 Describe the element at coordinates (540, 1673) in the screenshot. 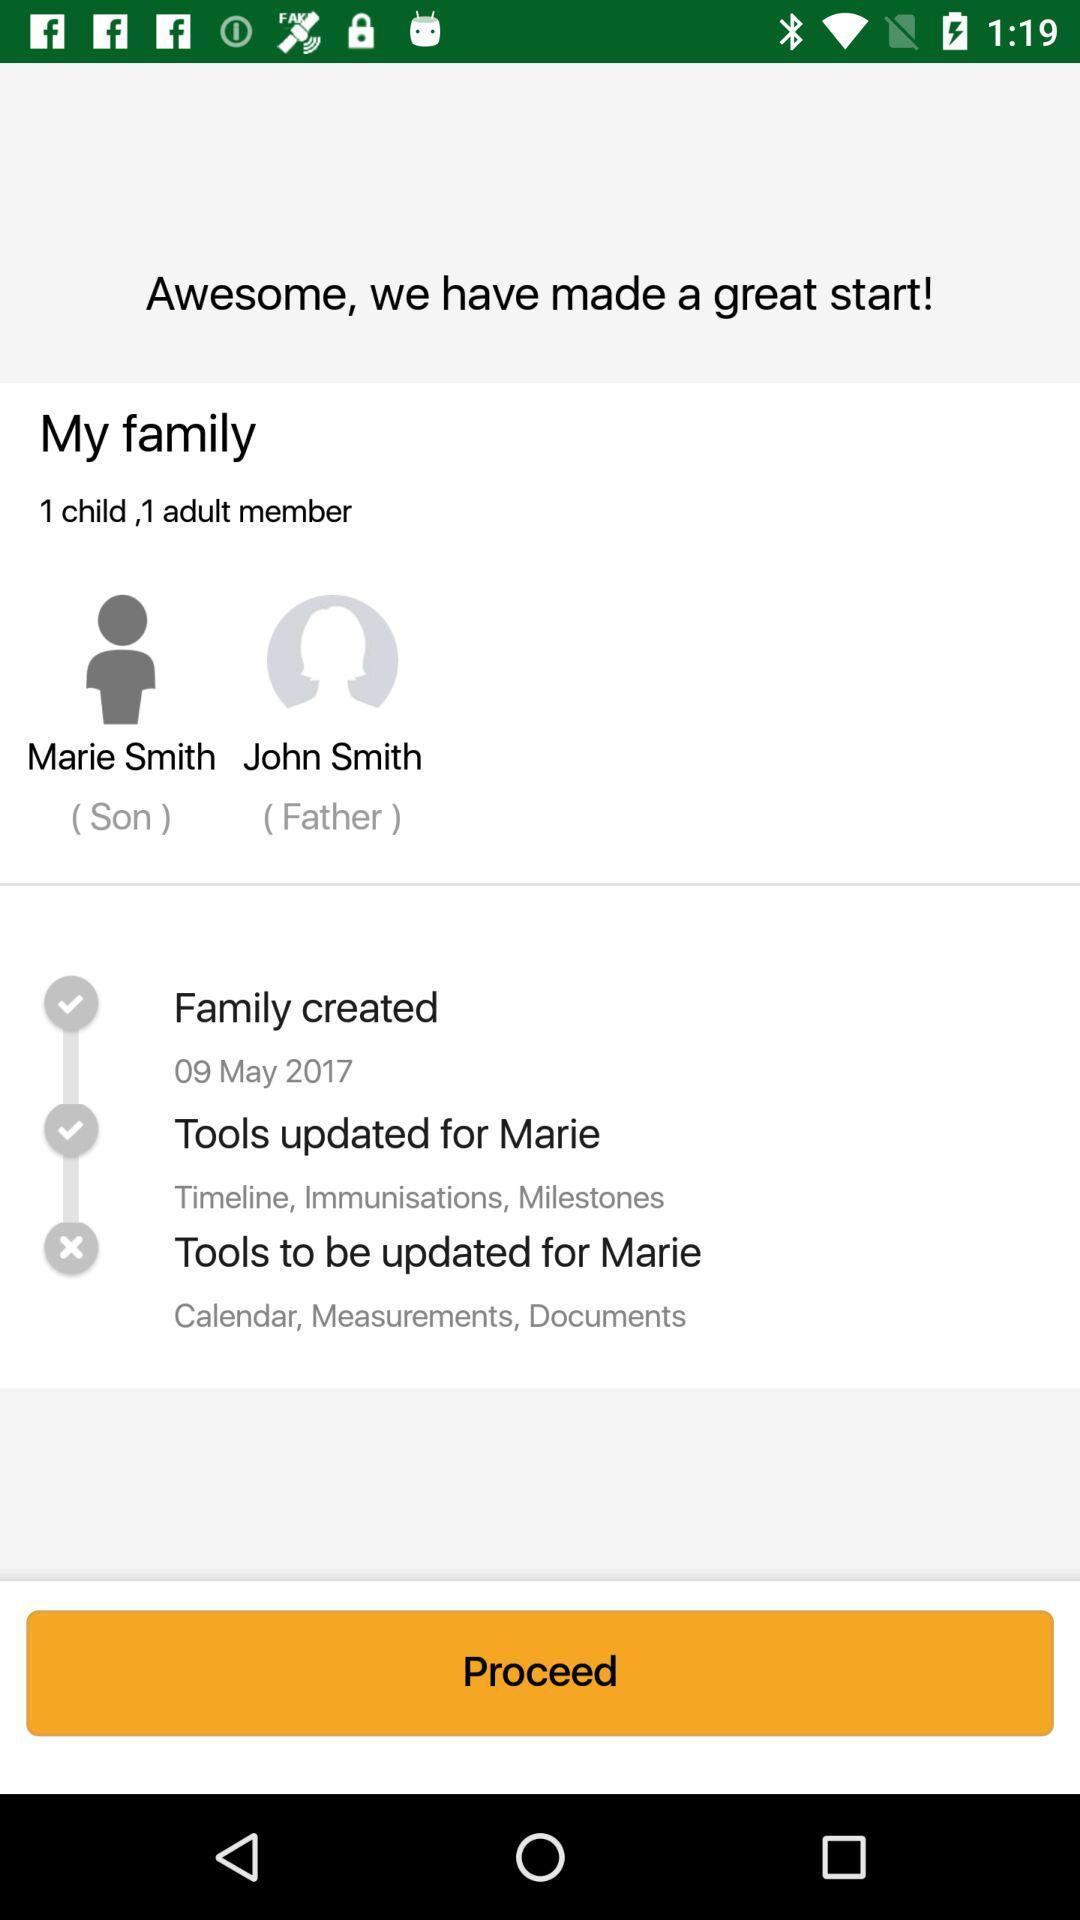

I see `proceed` at that location.